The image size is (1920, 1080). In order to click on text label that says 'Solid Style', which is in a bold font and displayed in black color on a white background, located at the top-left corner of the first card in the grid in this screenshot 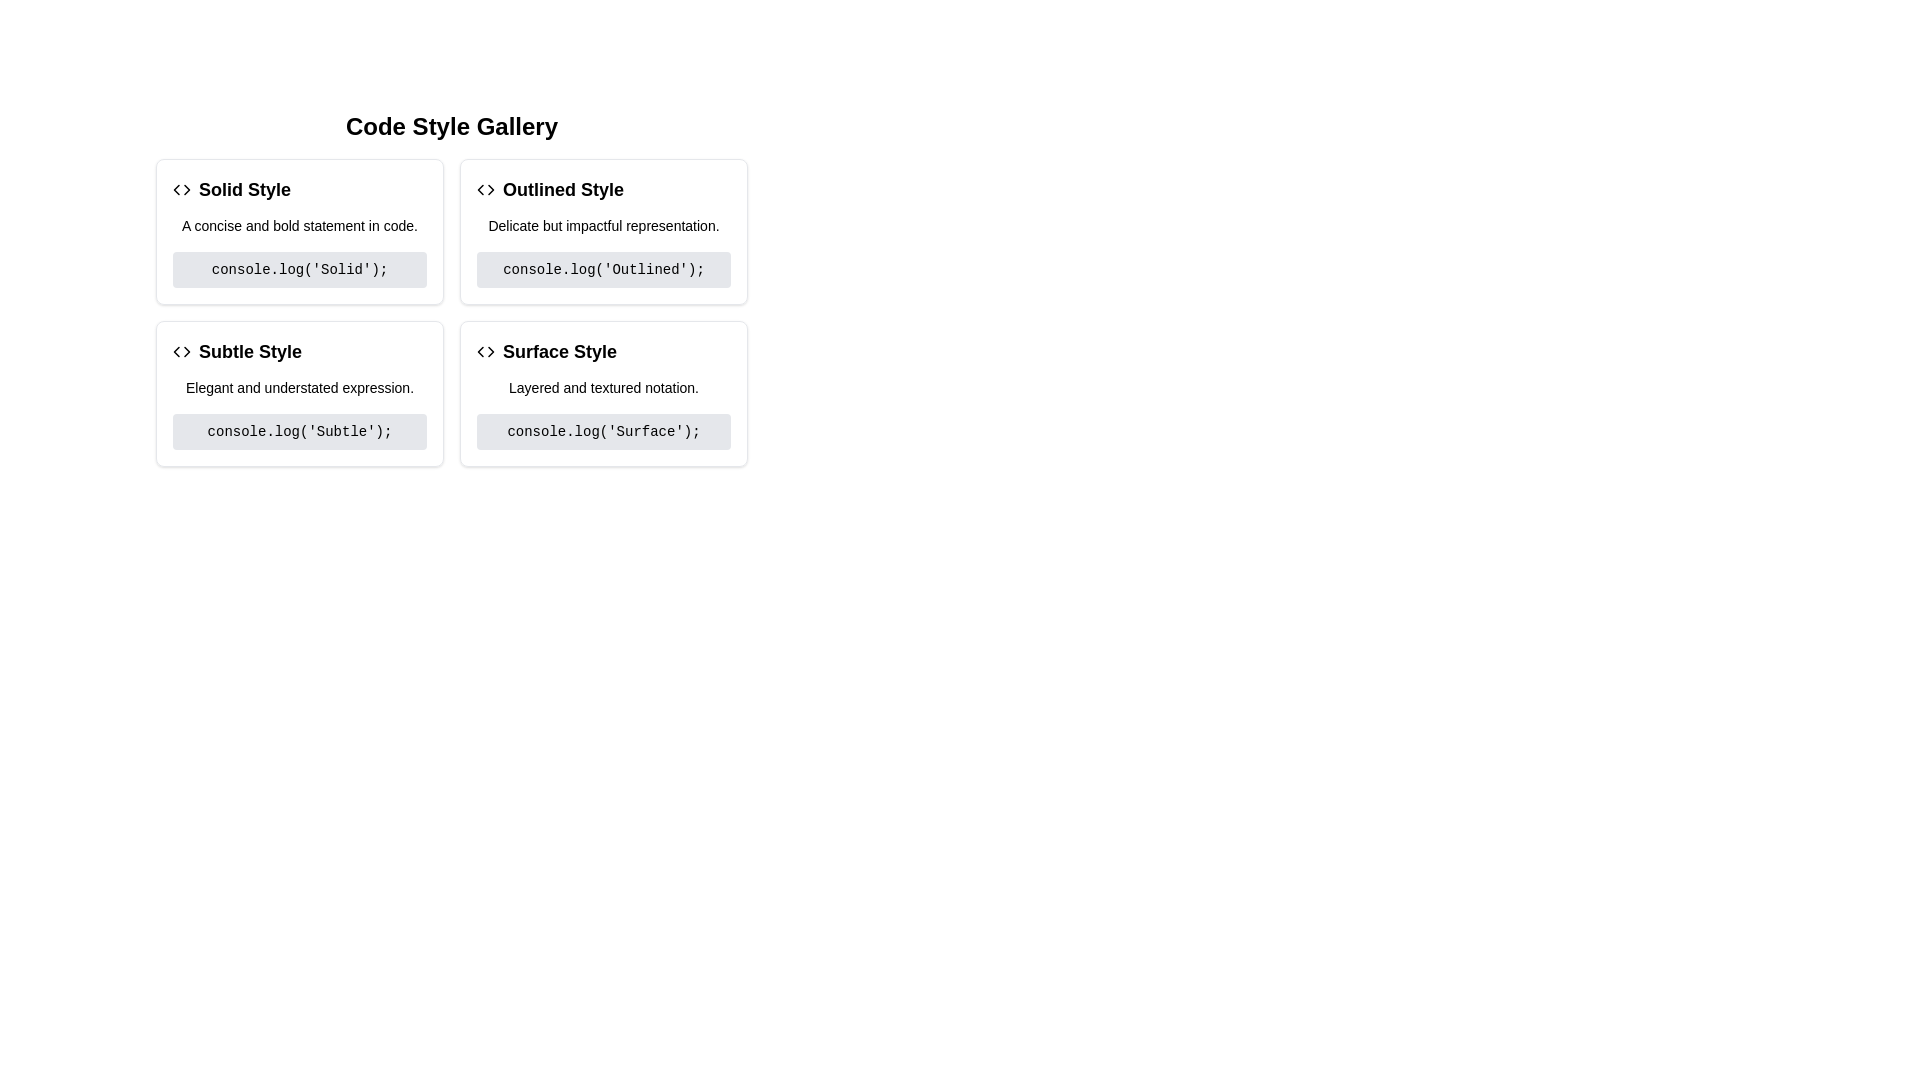, I will do `click(243, 189)`.